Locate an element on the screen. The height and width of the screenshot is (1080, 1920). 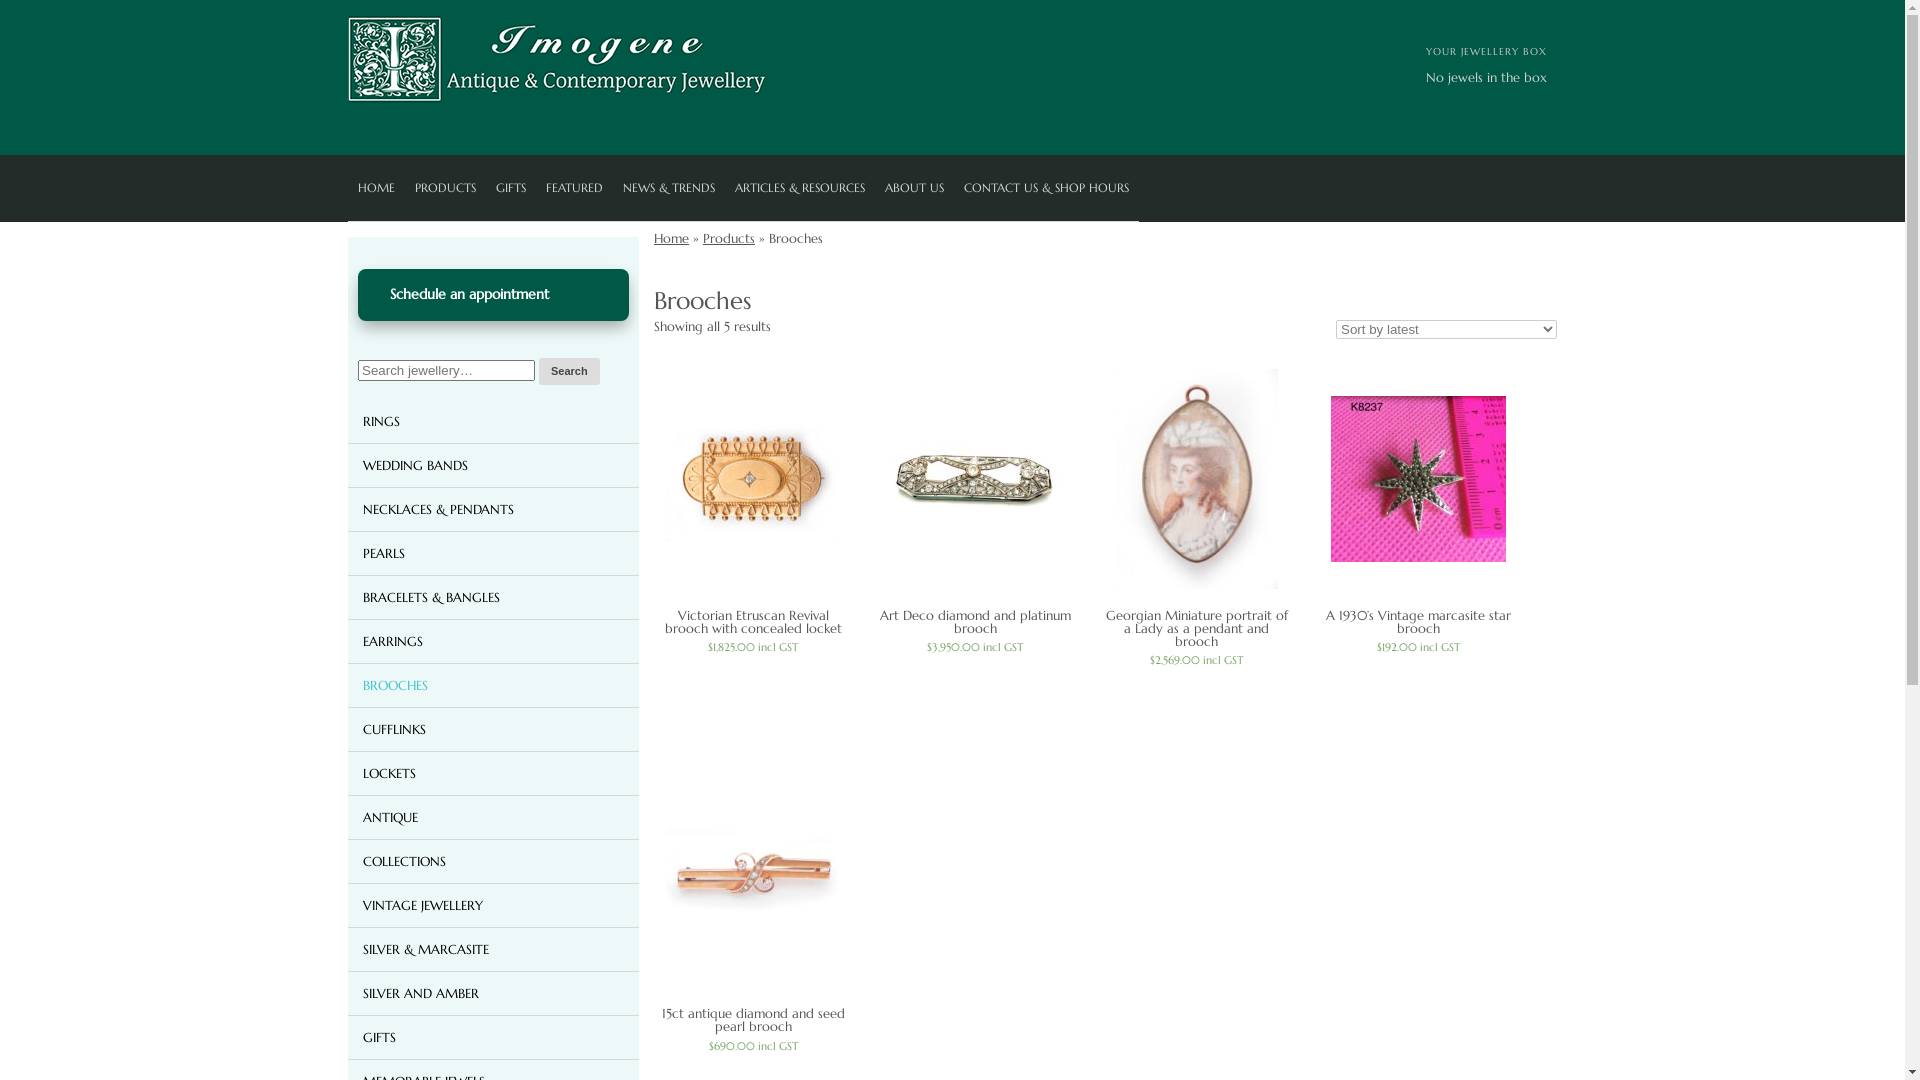
'ANTIQUE' is located at coordinates (493, 816).